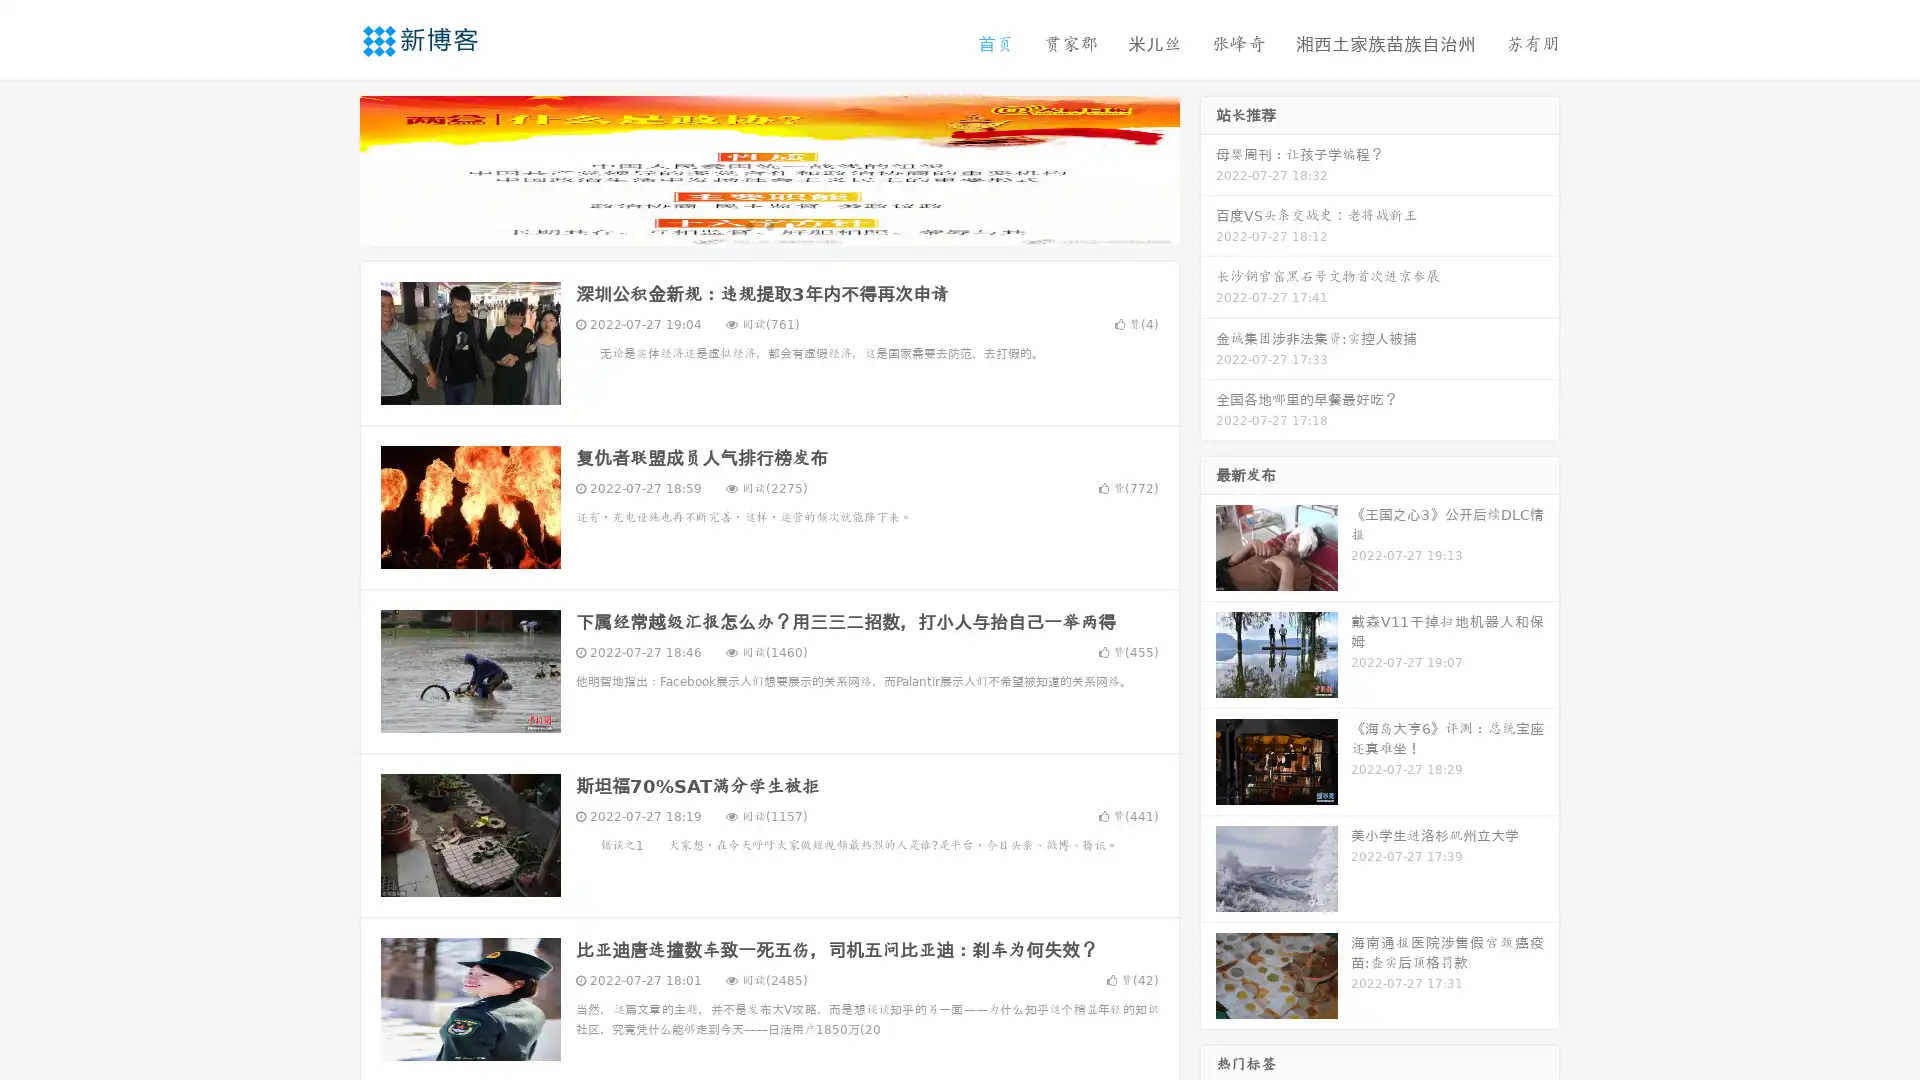 The height and width of the screenshot is (1080, 1920). Describe the element at coordinates (789, 225) in the screenshot. I see `Go to slide 3` at that location.